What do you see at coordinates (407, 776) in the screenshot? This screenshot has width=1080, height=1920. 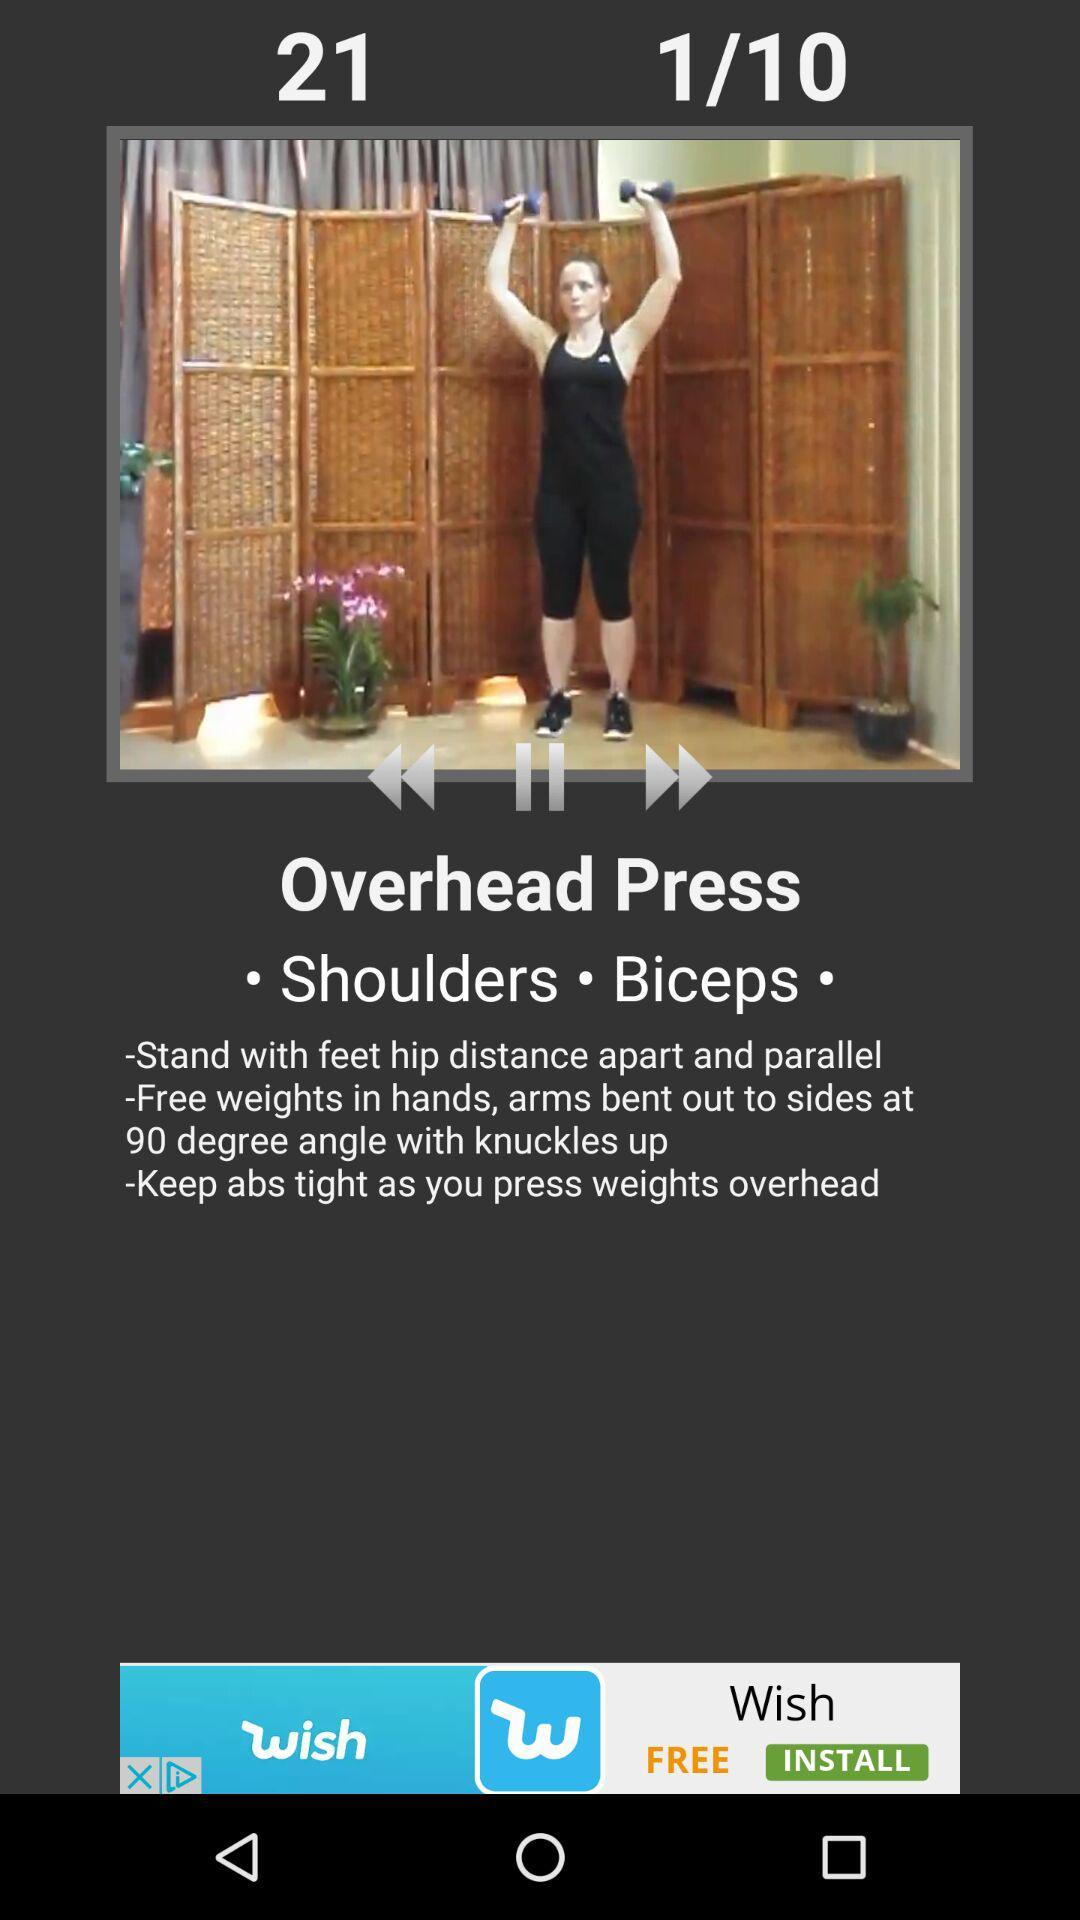 I see `prvious` at bounding box center [407, 776].